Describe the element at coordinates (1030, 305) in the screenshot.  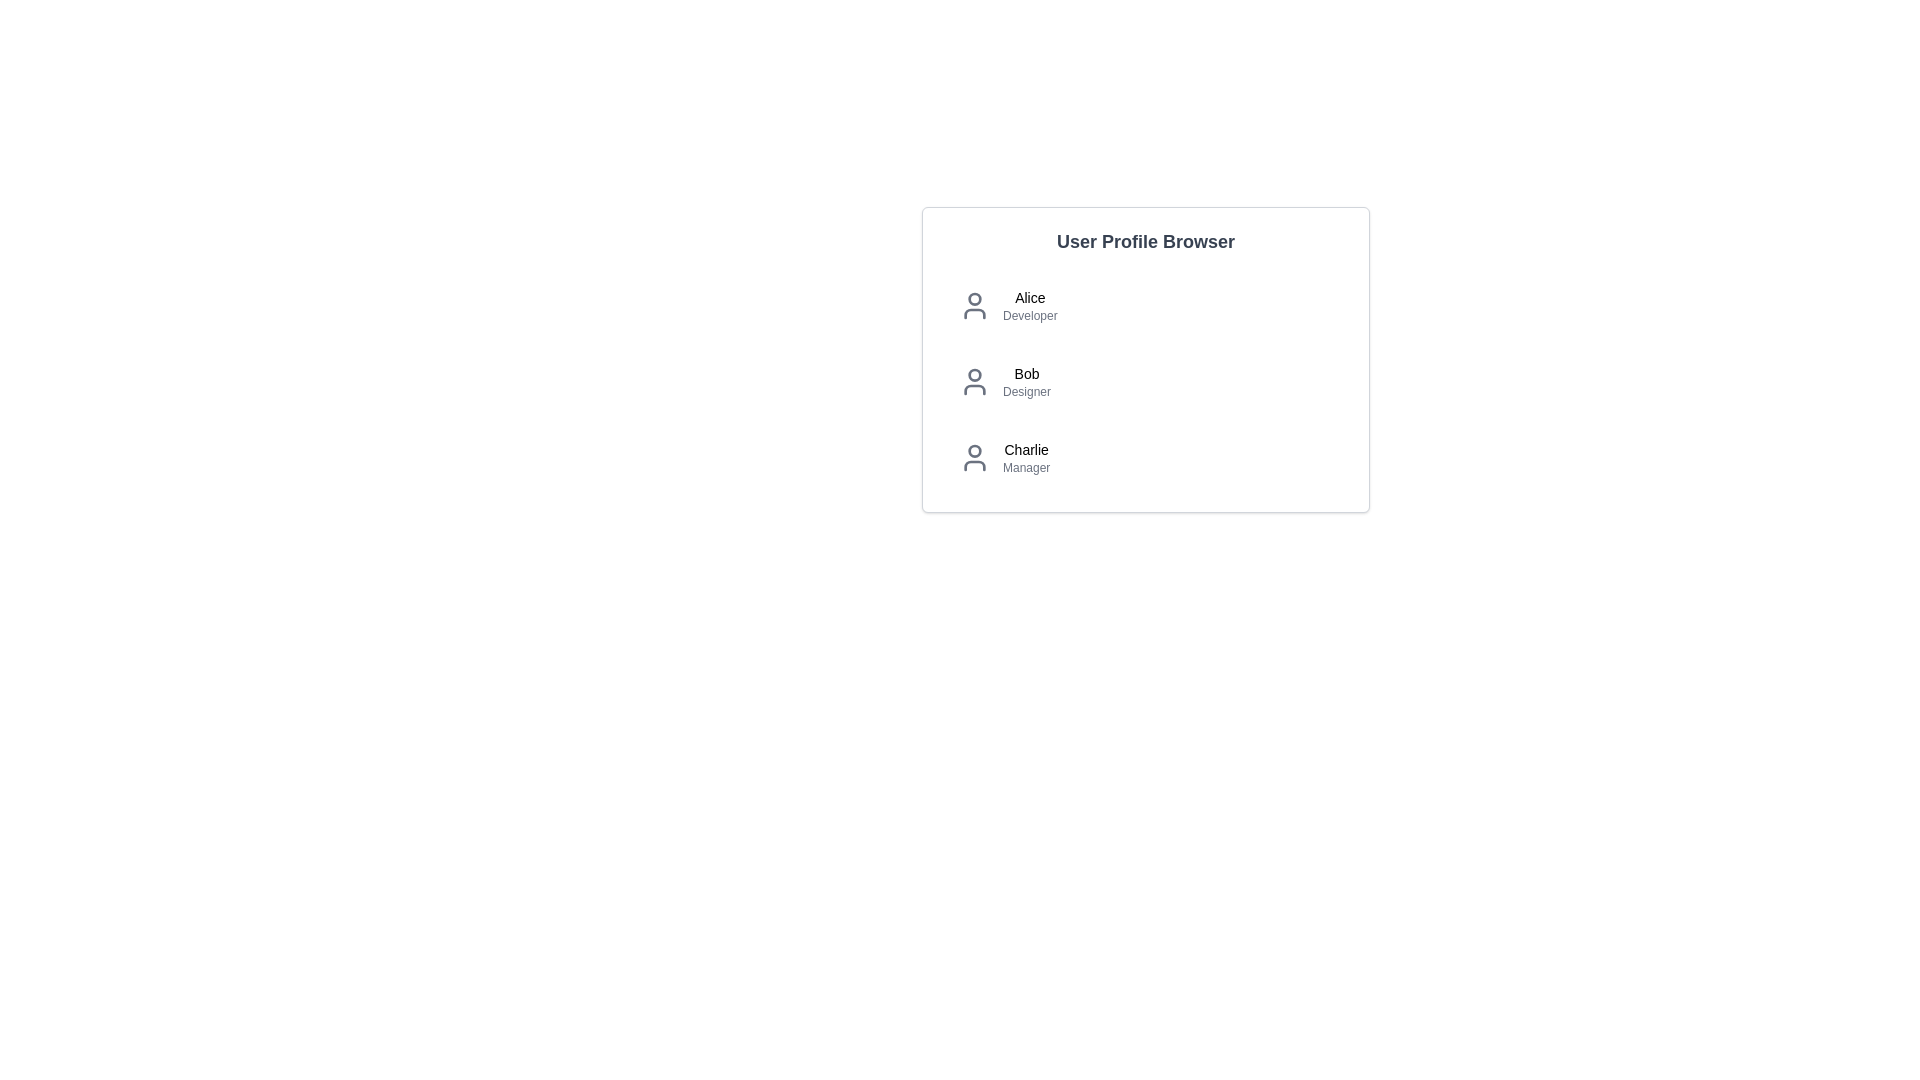
I see `the composite text element displaying the name 'Alice' and the role 'Developer', which is the first user entry in the vertical list` at that location.